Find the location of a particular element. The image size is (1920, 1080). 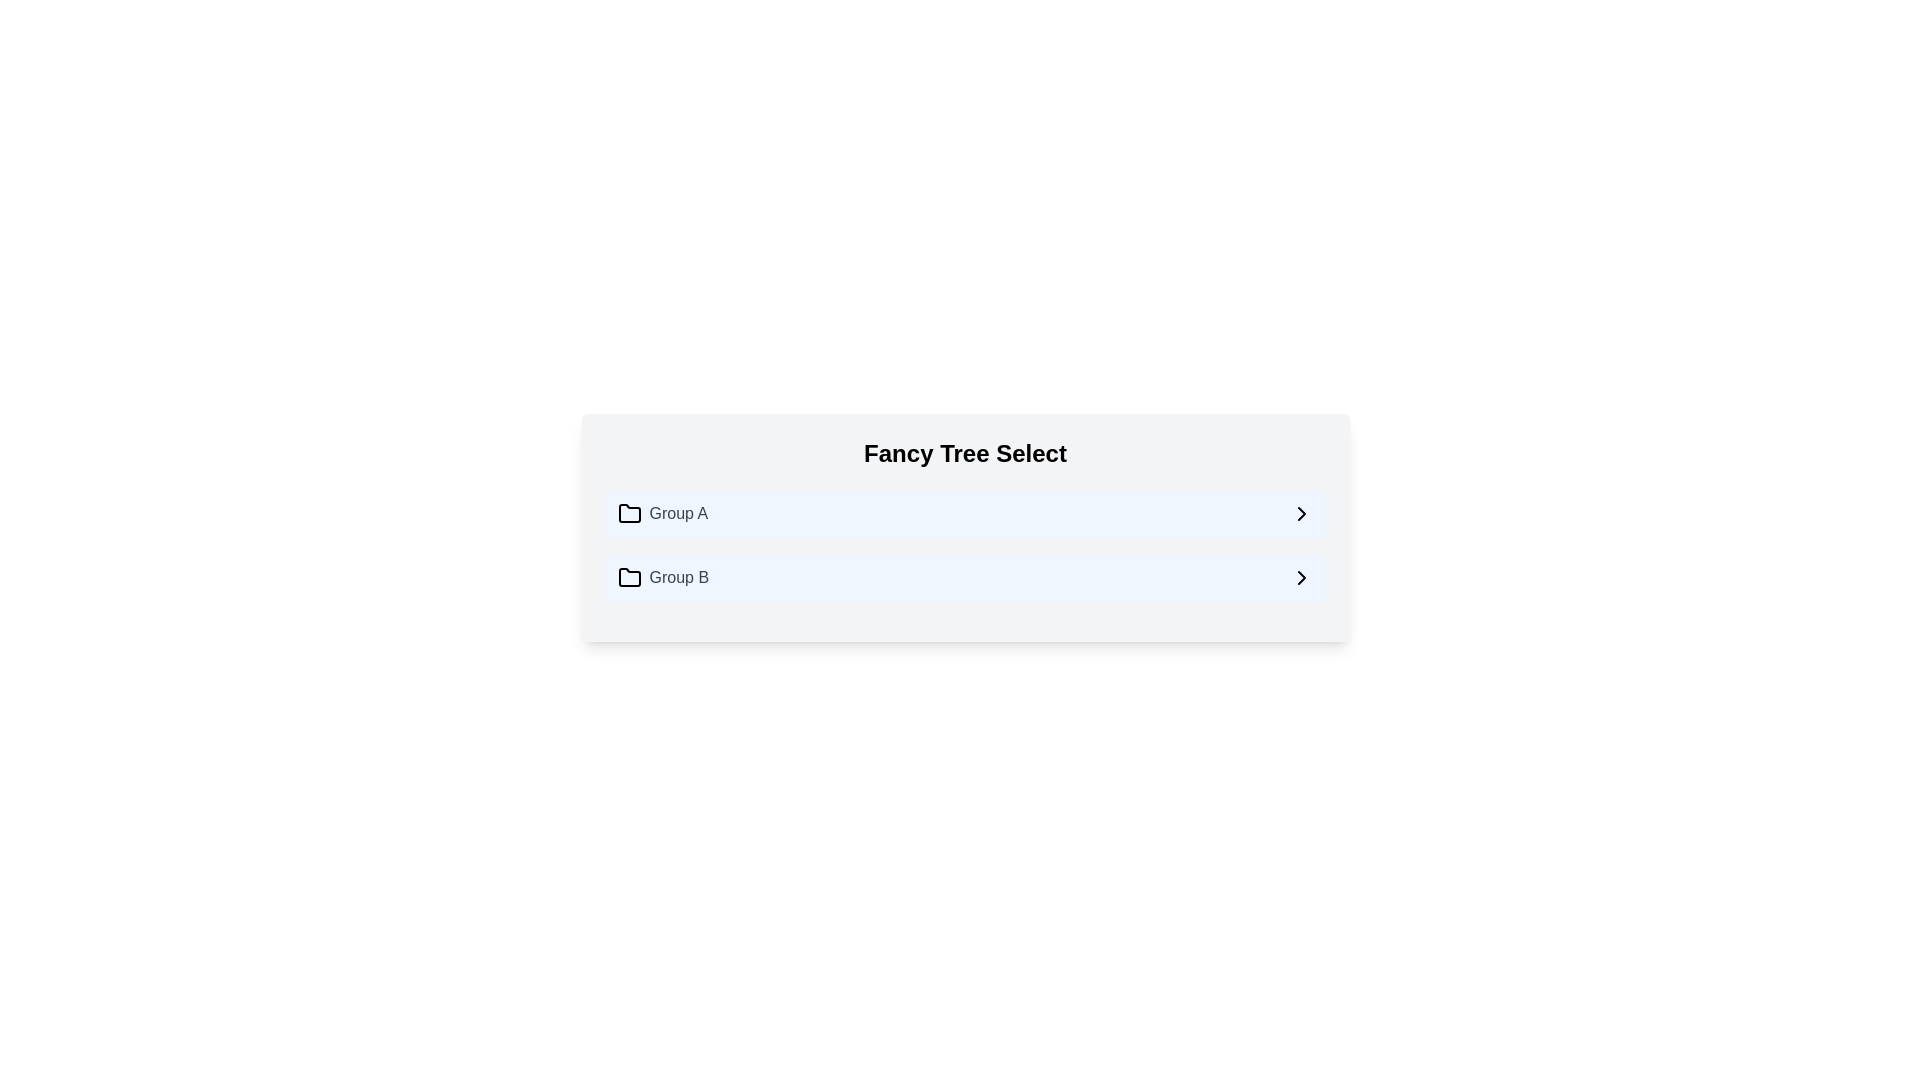

the folder icon located to the immediate left of the label 'Group B' in the second row of the list below 'Fancy Tree Select' is located at coordinates (628, 577).